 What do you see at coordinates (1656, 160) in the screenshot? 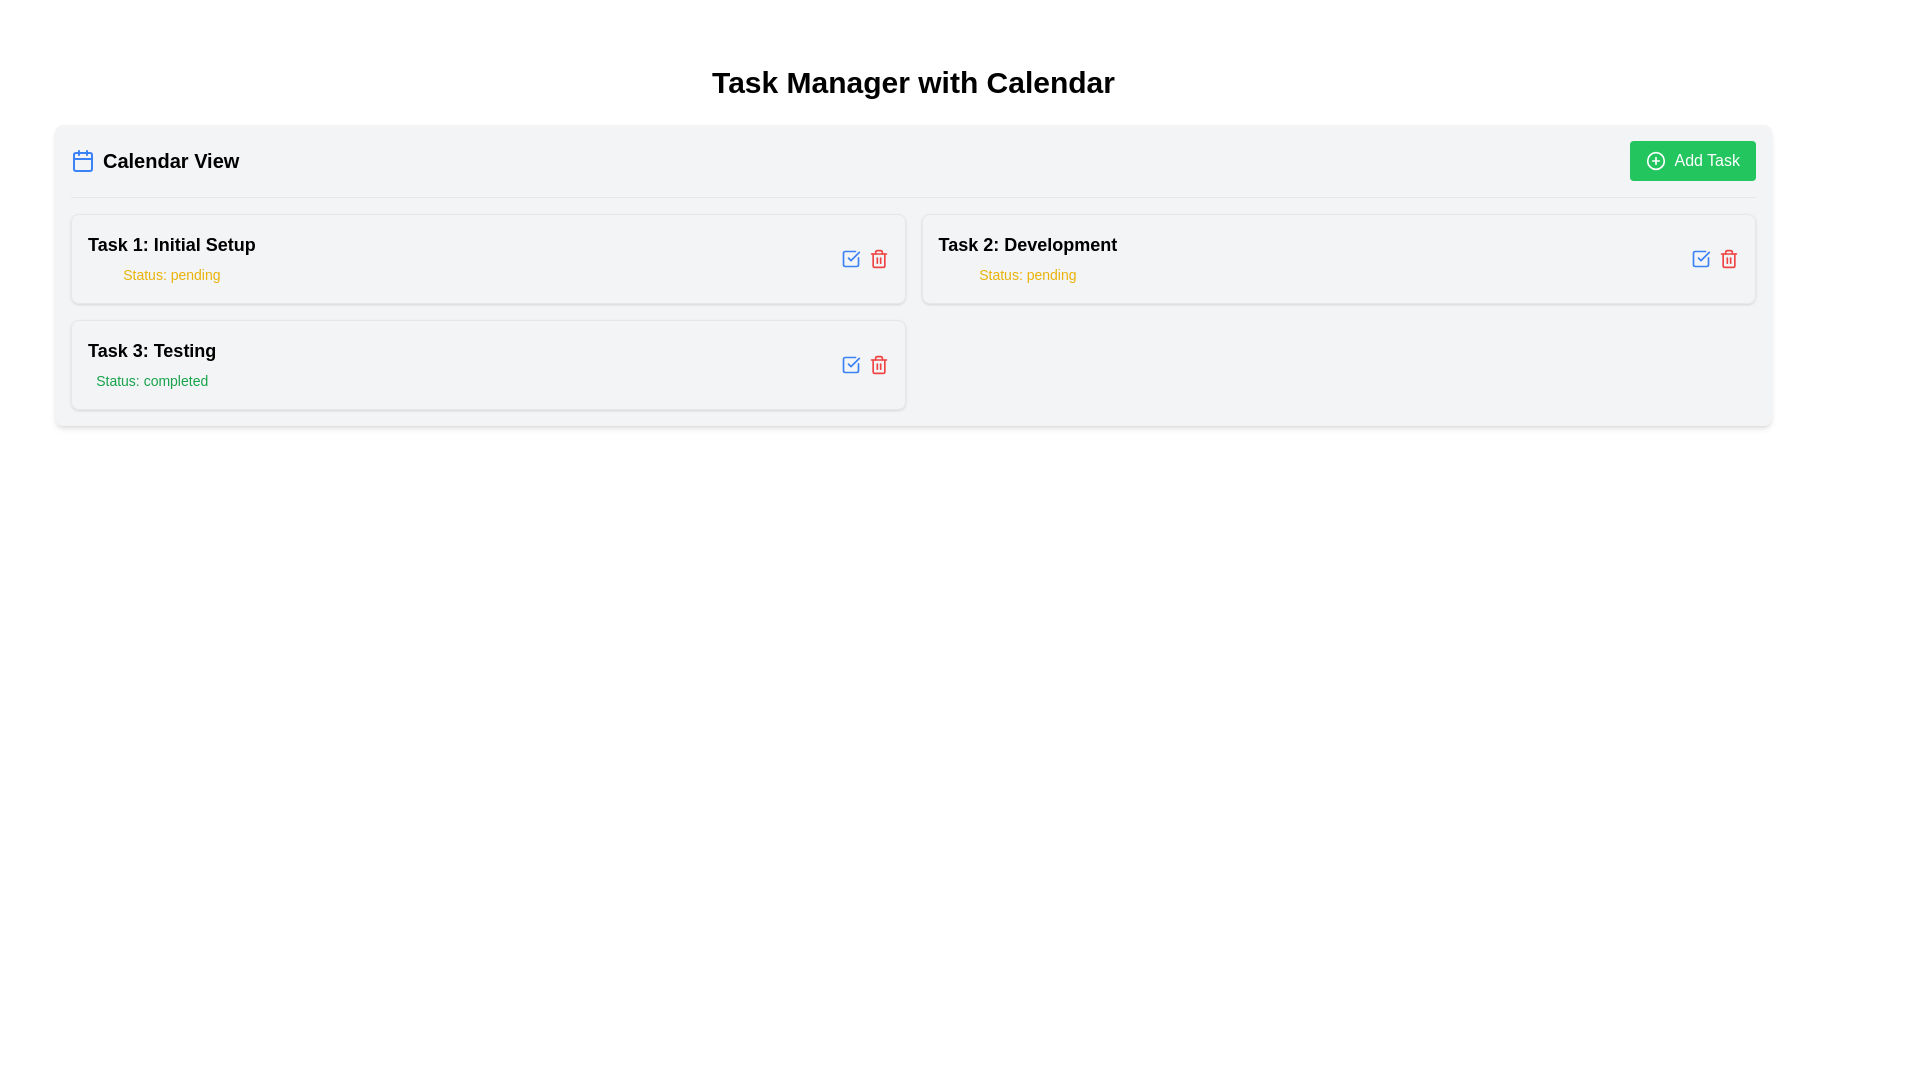
I see `the graphical circular element that is part of the 'Add Task' button located in the top-right corner of the page` at bounding box center [1656, 160].